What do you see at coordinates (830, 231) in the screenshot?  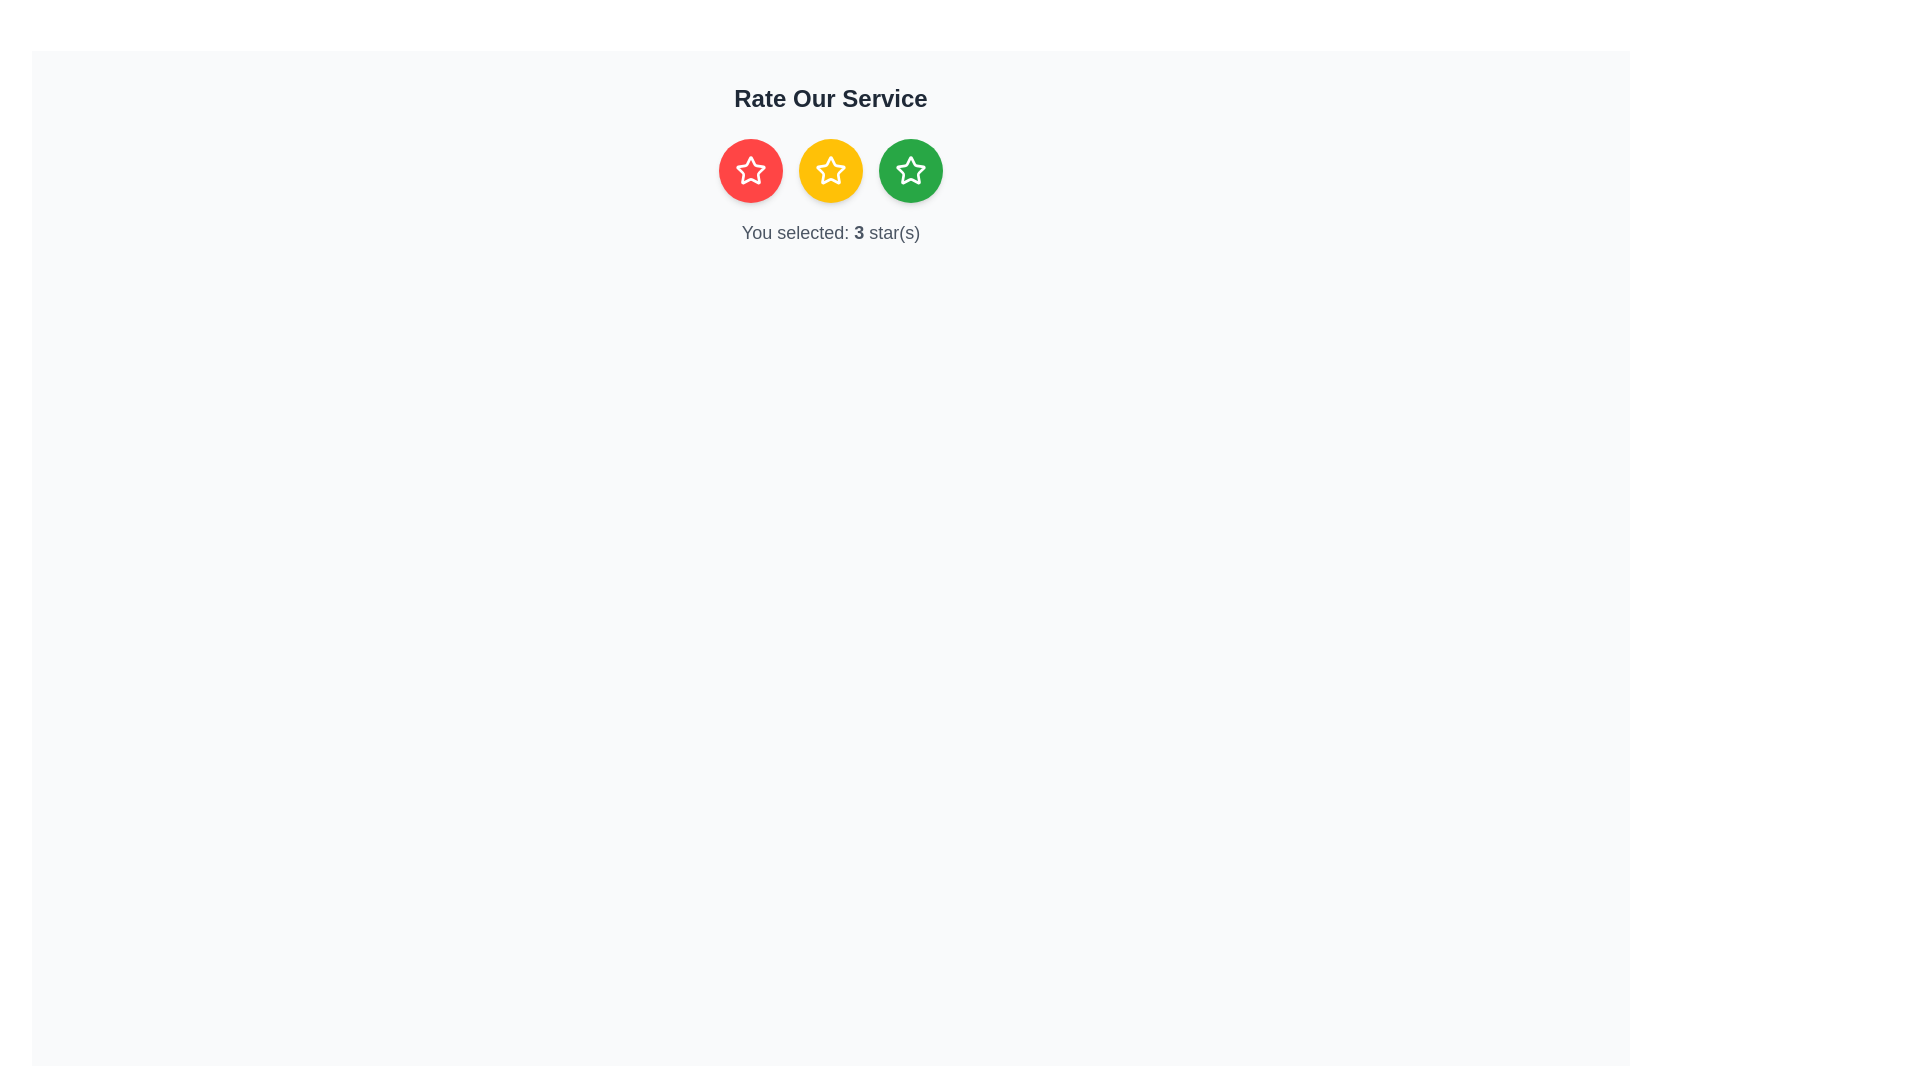 I see `the text label indicating the selected rating, which is positioned below the star rating buttons and aligned centrally with them` at bounding box center [830, 231].